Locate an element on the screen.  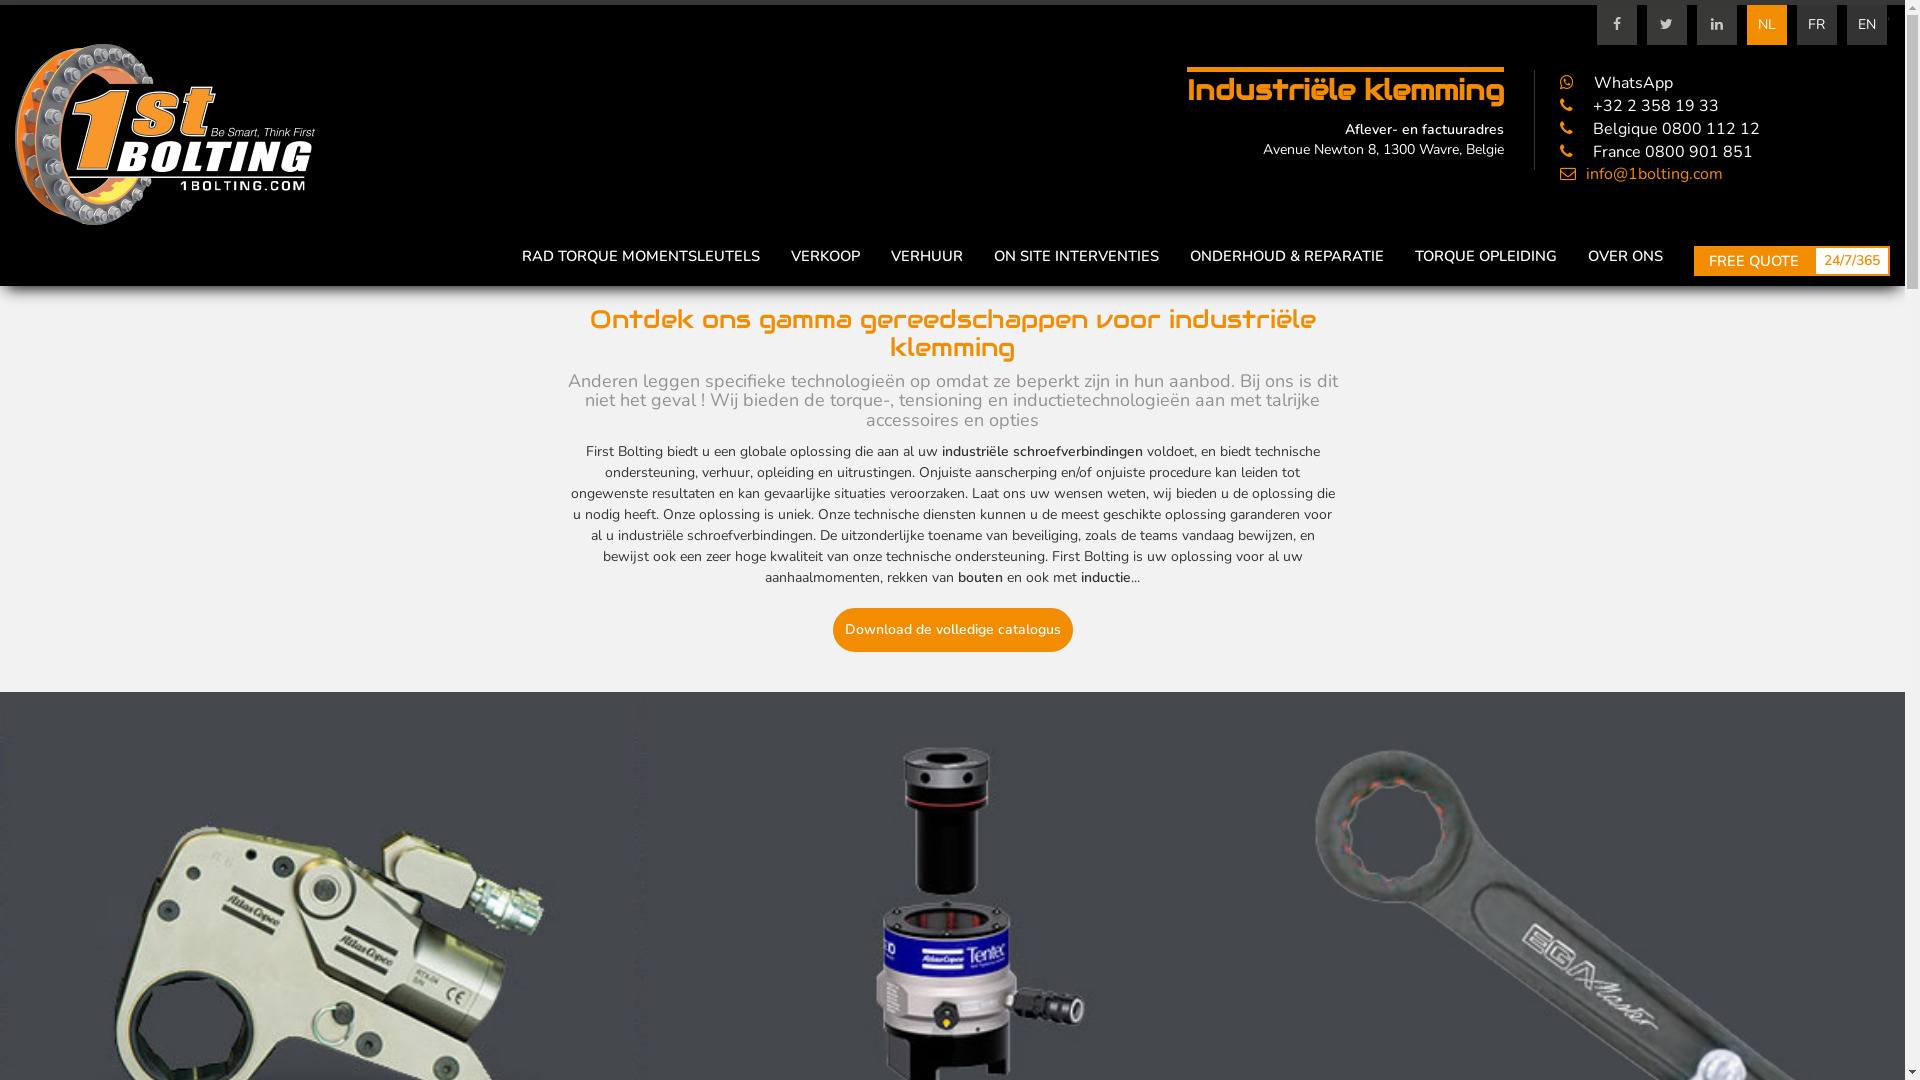
'VERKOOP' is located at coordinates (825, 254).